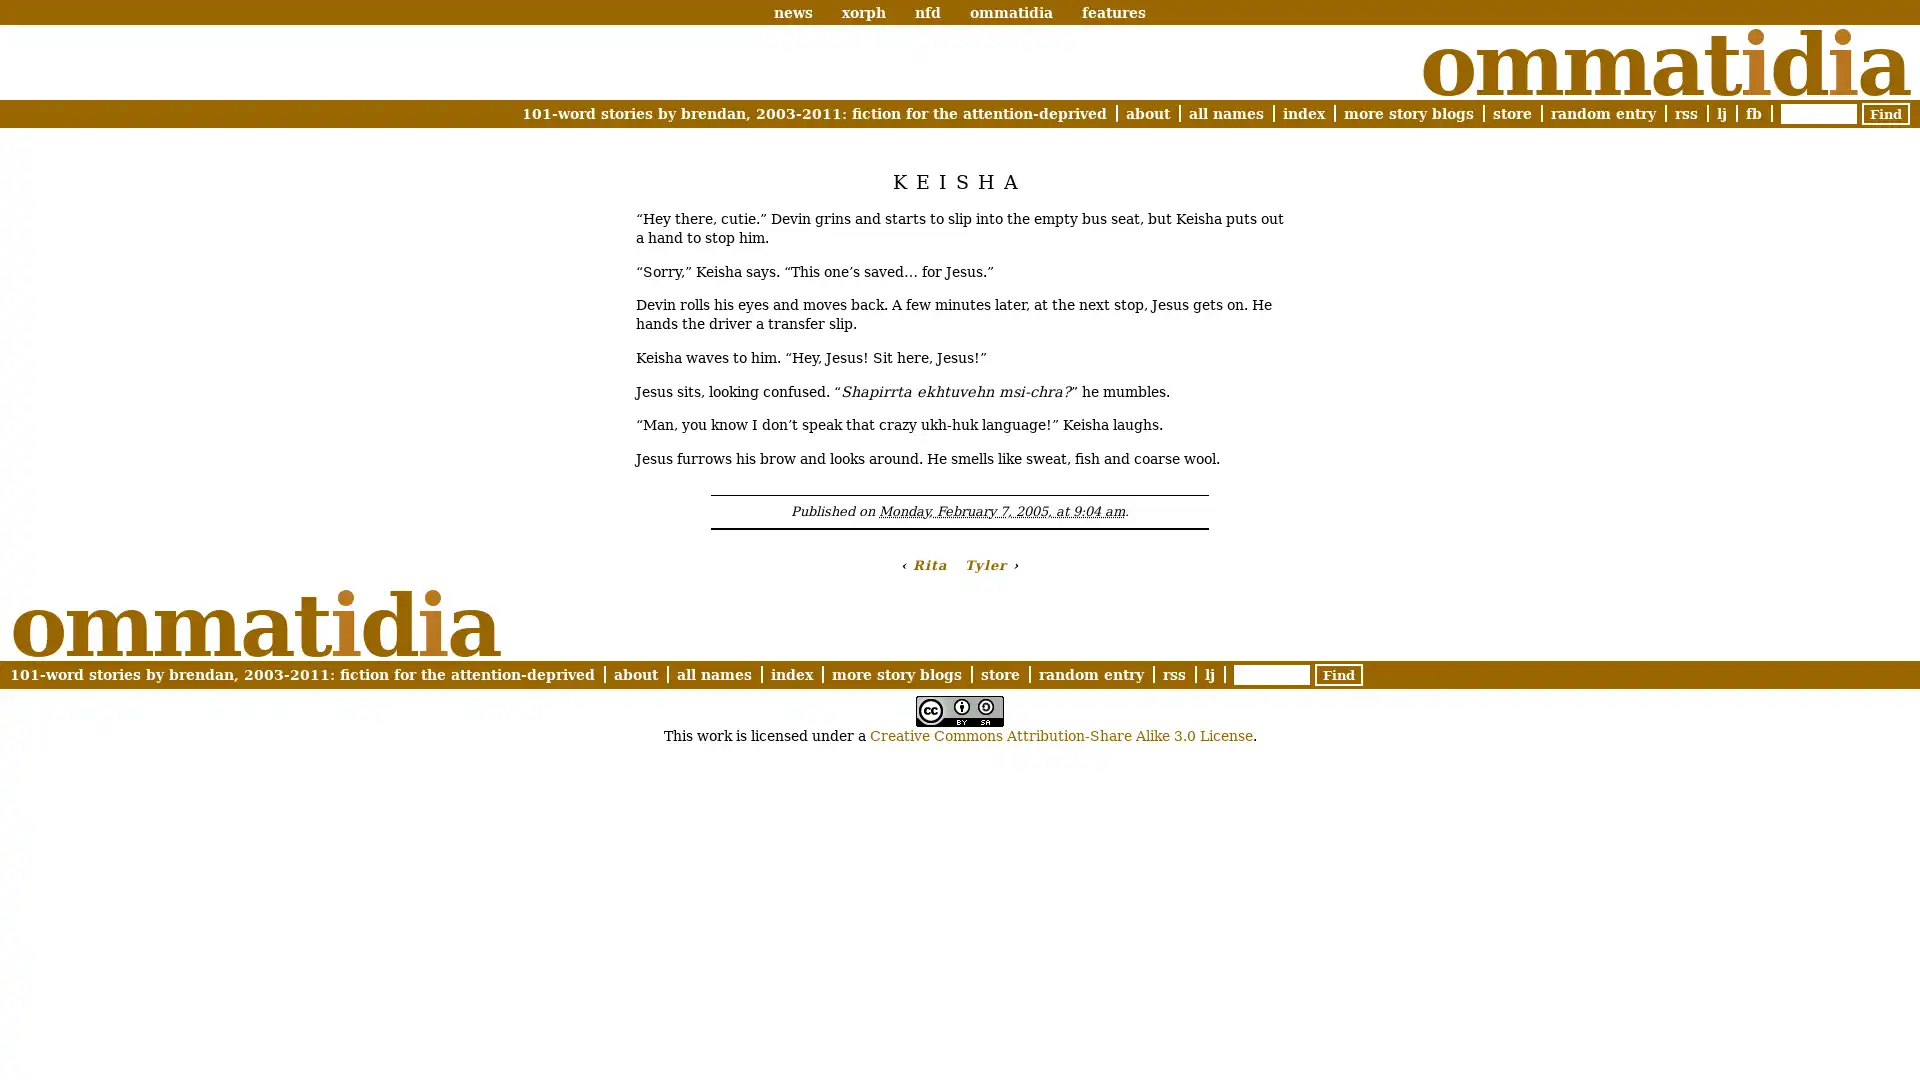 Image resolution: width=1920 pixels, height=1080 pixels. Describe the element at coordinates (1339, 674) in the screenshot. I see `Find` at that location.